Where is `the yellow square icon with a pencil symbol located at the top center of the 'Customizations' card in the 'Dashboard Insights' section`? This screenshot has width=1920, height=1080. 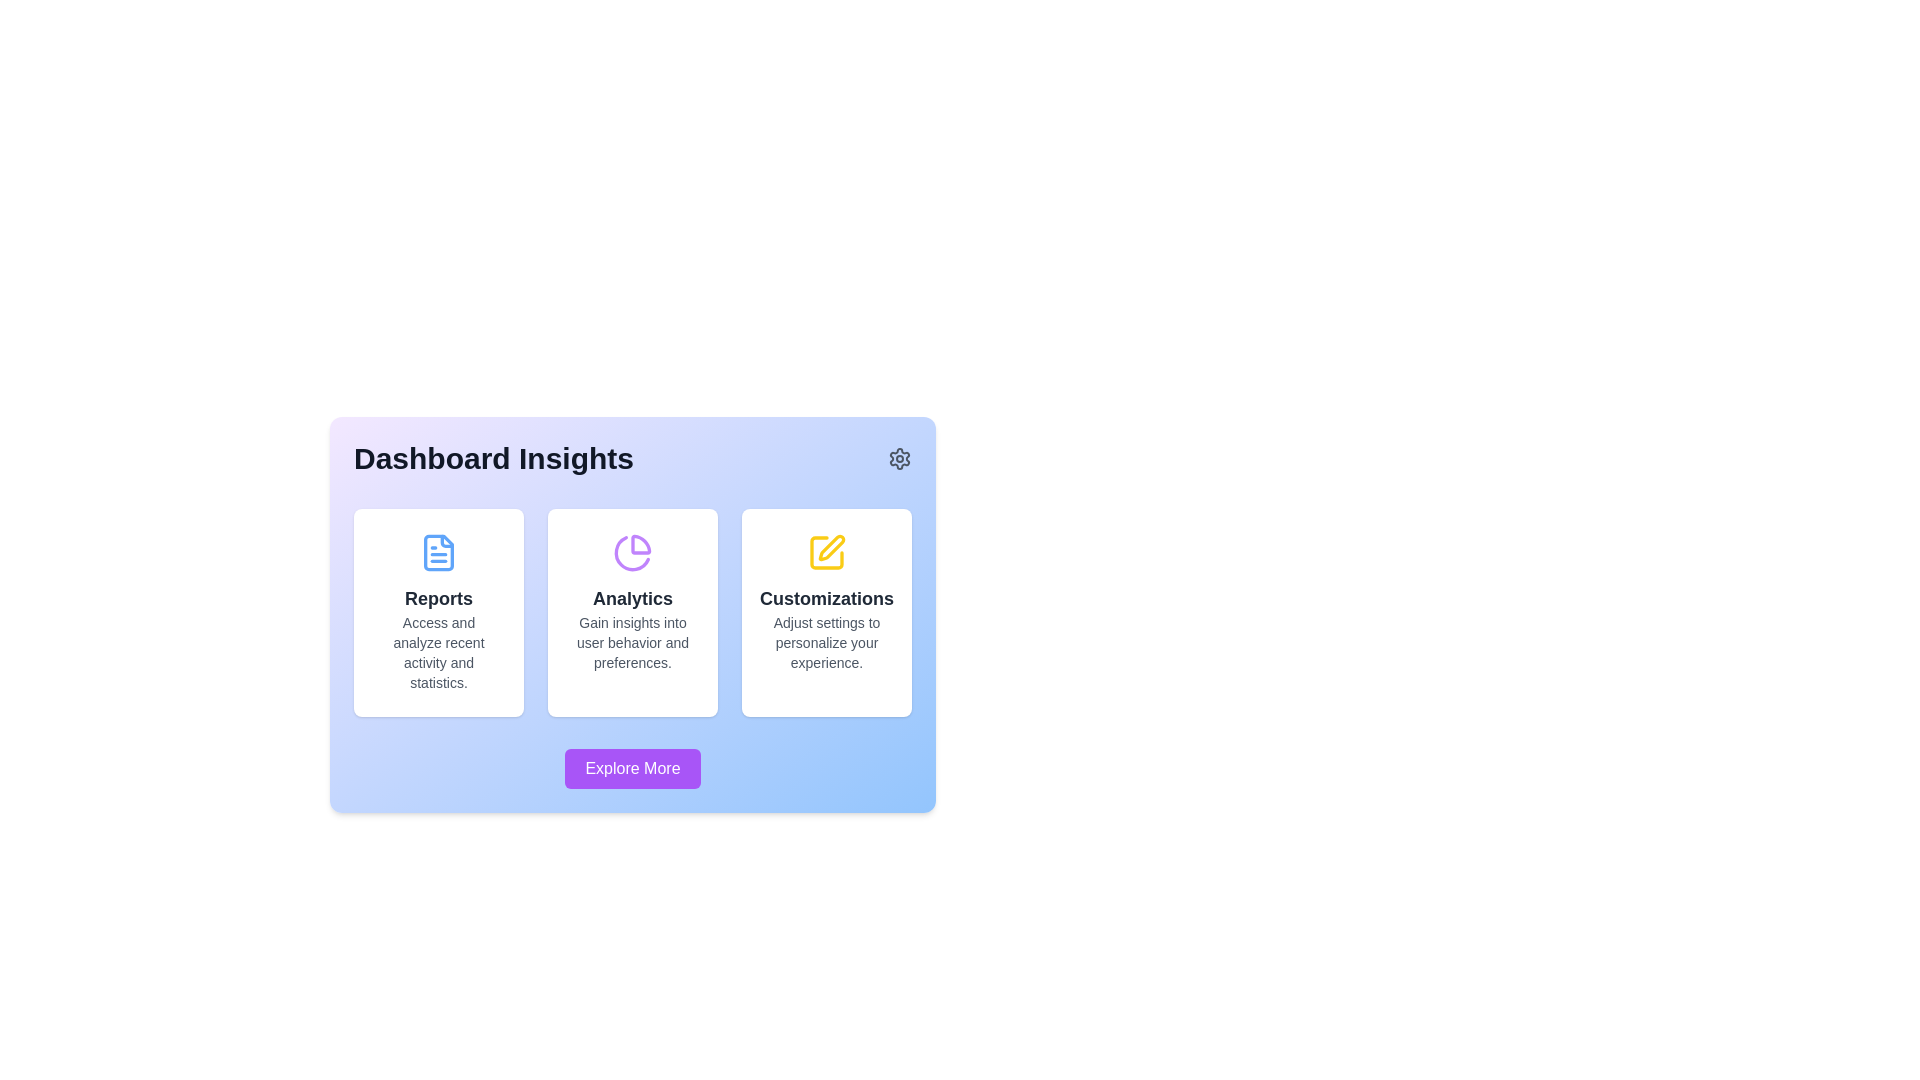 the yellow square icon with a pencil symbol located at the top center of the 'Customizations' card in the 'Dashboard Insights' section is located at coordinates (826, 552).